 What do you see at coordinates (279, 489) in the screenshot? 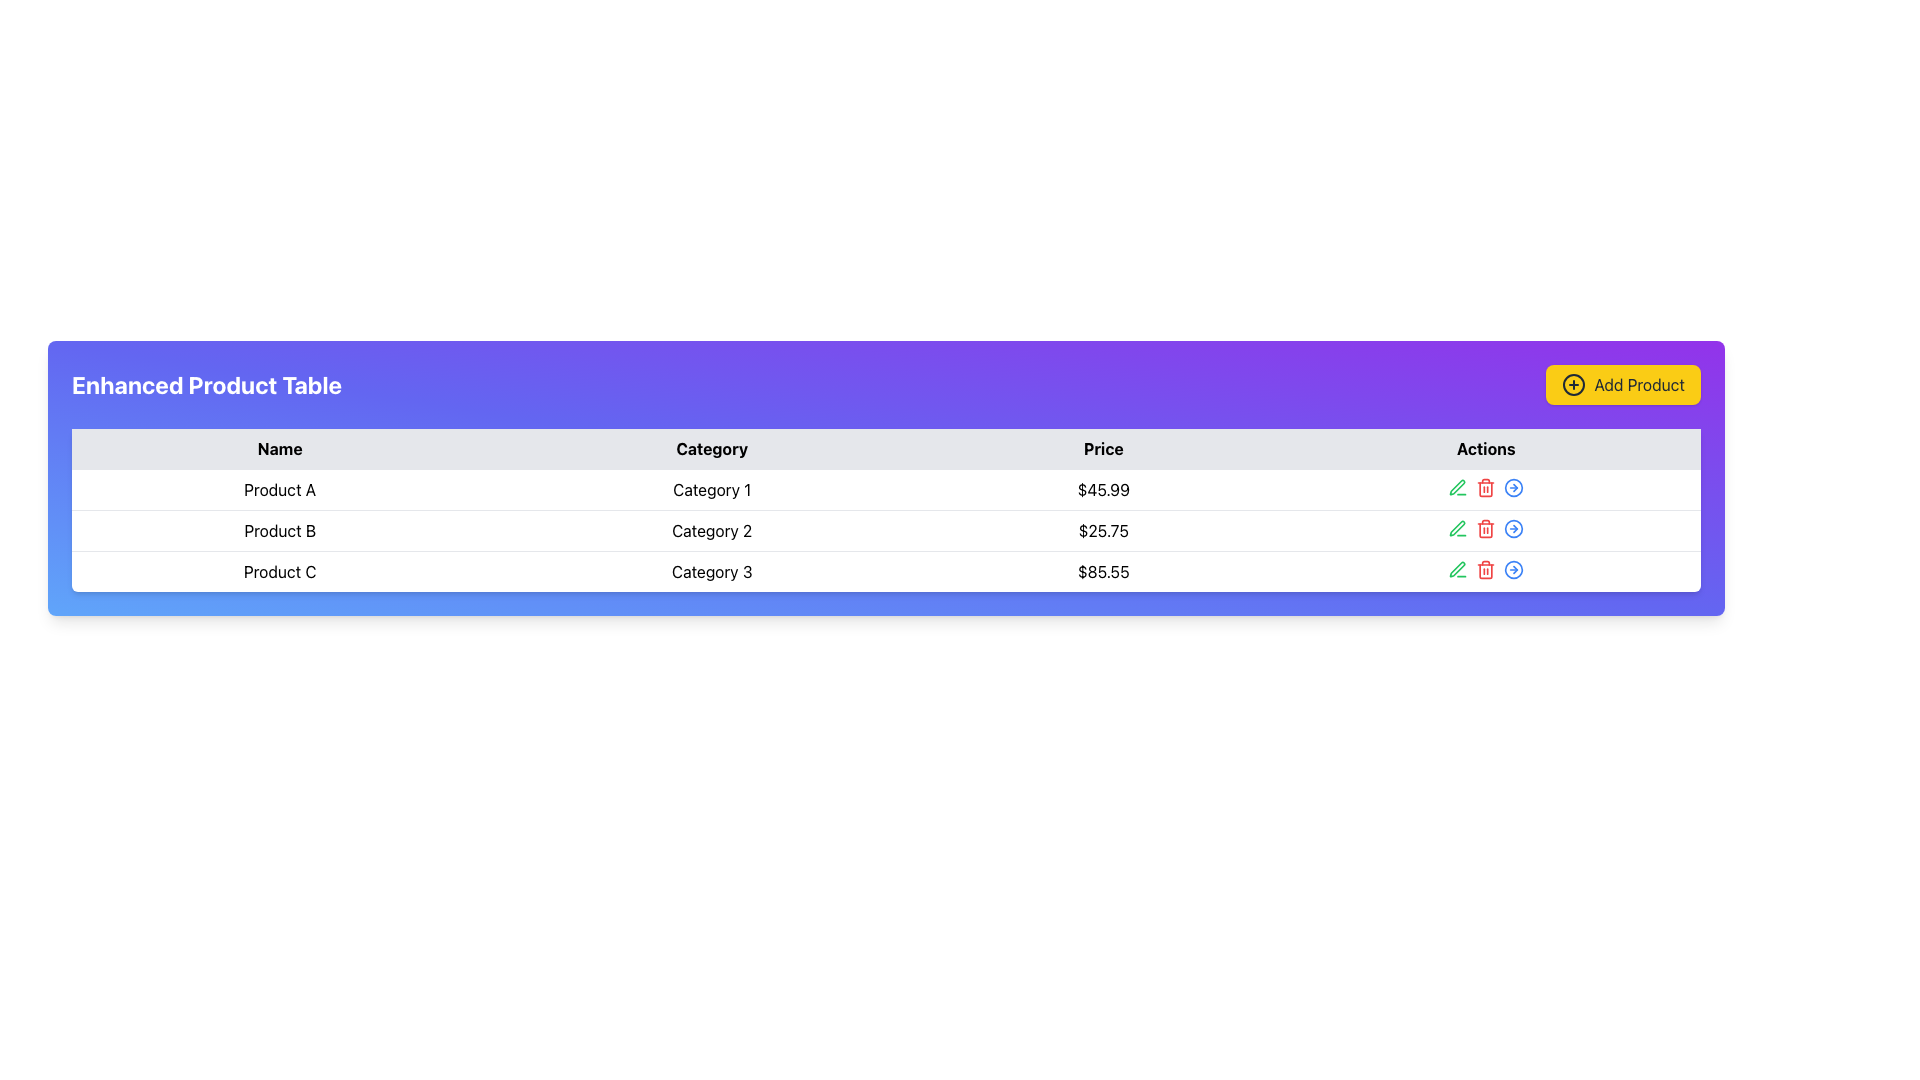
I see `the text label element that reads 'Product A'` at bounding box center [279, 489].